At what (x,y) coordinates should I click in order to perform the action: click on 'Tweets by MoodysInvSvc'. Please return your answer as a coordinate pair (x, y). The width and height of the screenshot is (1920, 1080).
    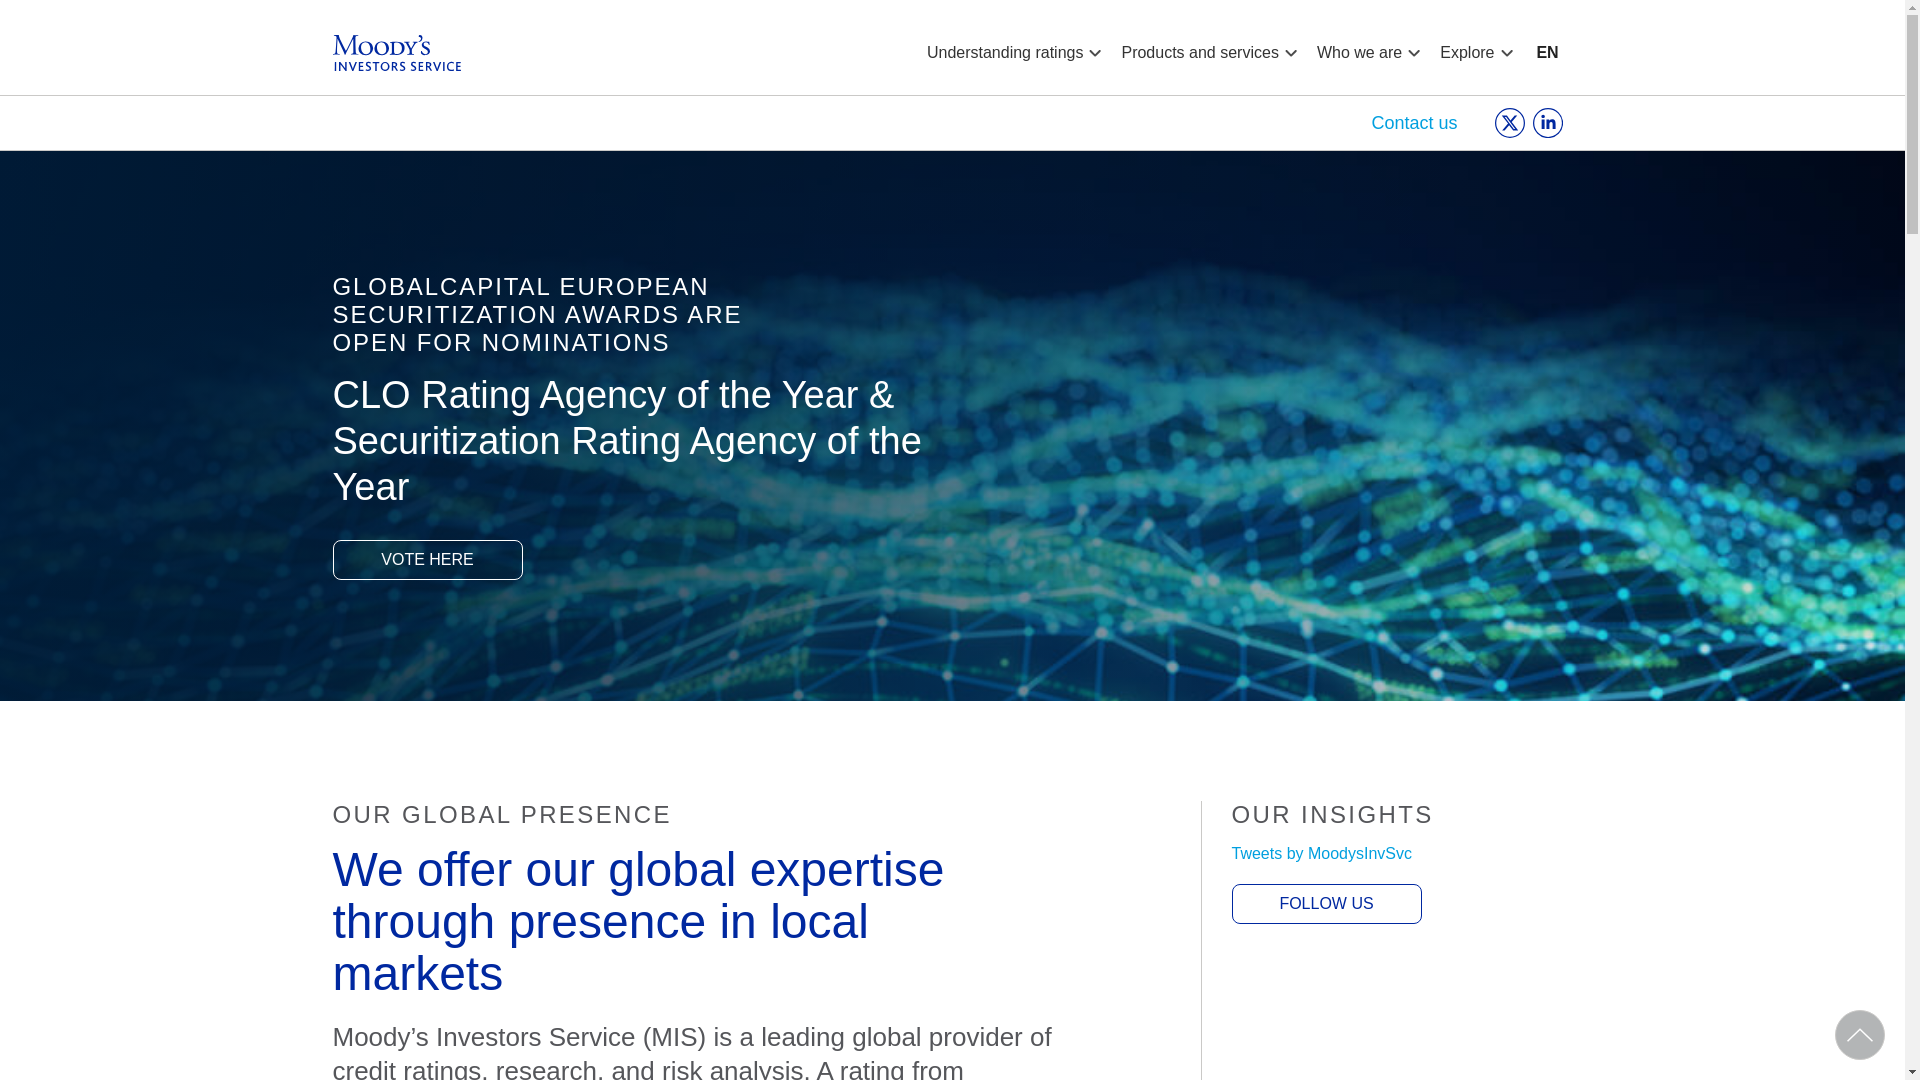
    Looking at the image, I should click on (1322, 853).